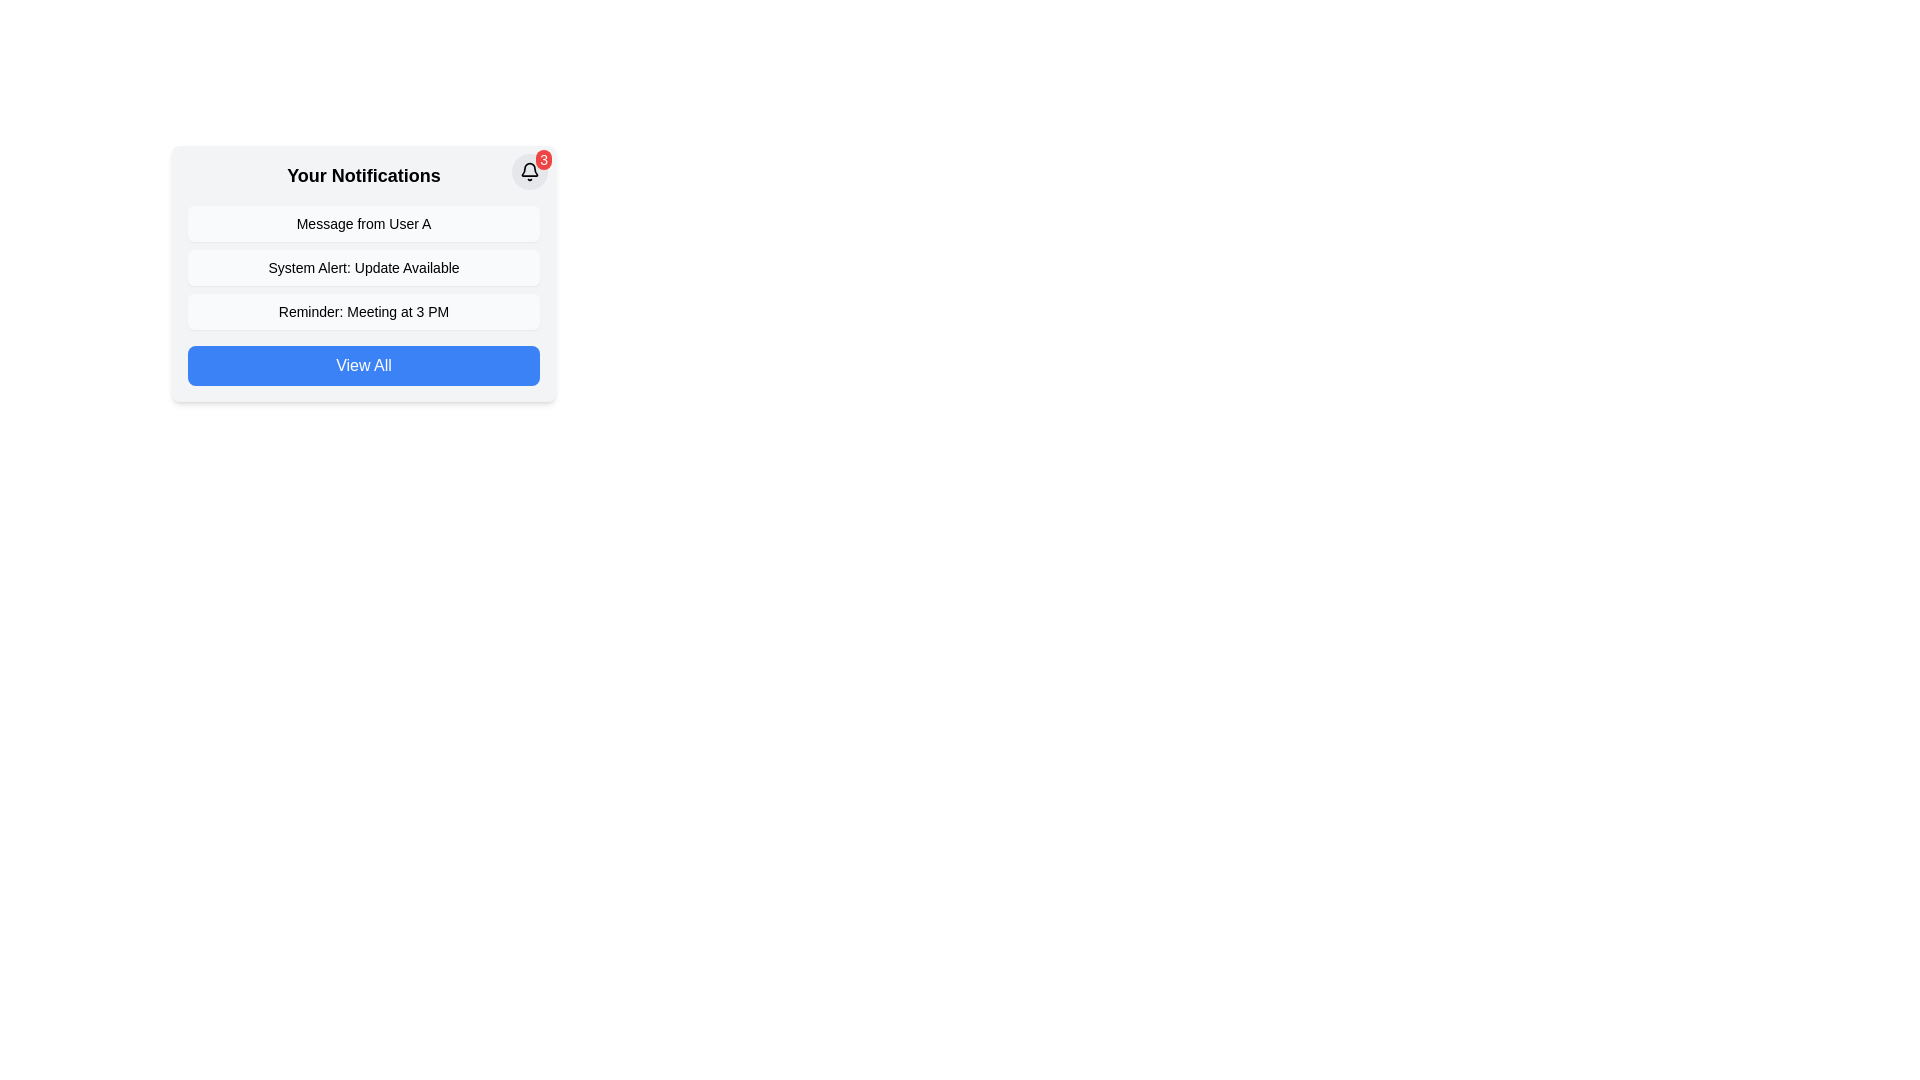 This screenshot has height=1080, width=1920. I want to click on the minimalist outline bell icon representing the notifications area located at the top-right corner of the 'Your Notifications' panel, so click(529, 171).